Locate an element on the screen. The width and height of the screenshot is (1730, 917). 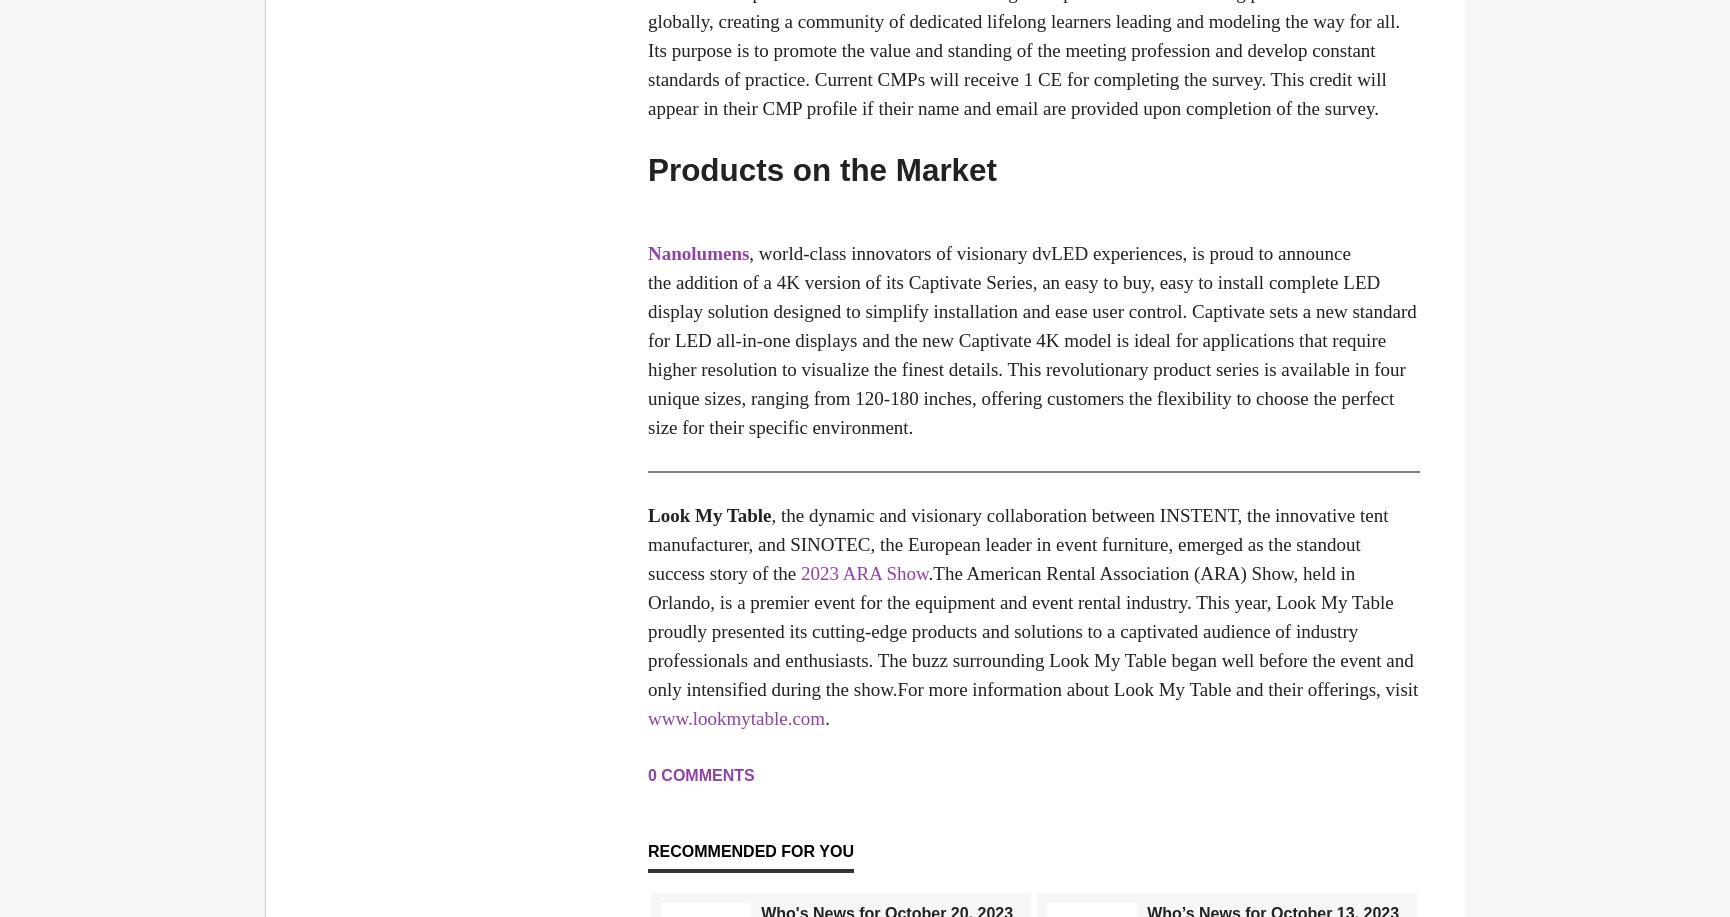
'2023 ARA Show' is located at coordinates (863, 573).